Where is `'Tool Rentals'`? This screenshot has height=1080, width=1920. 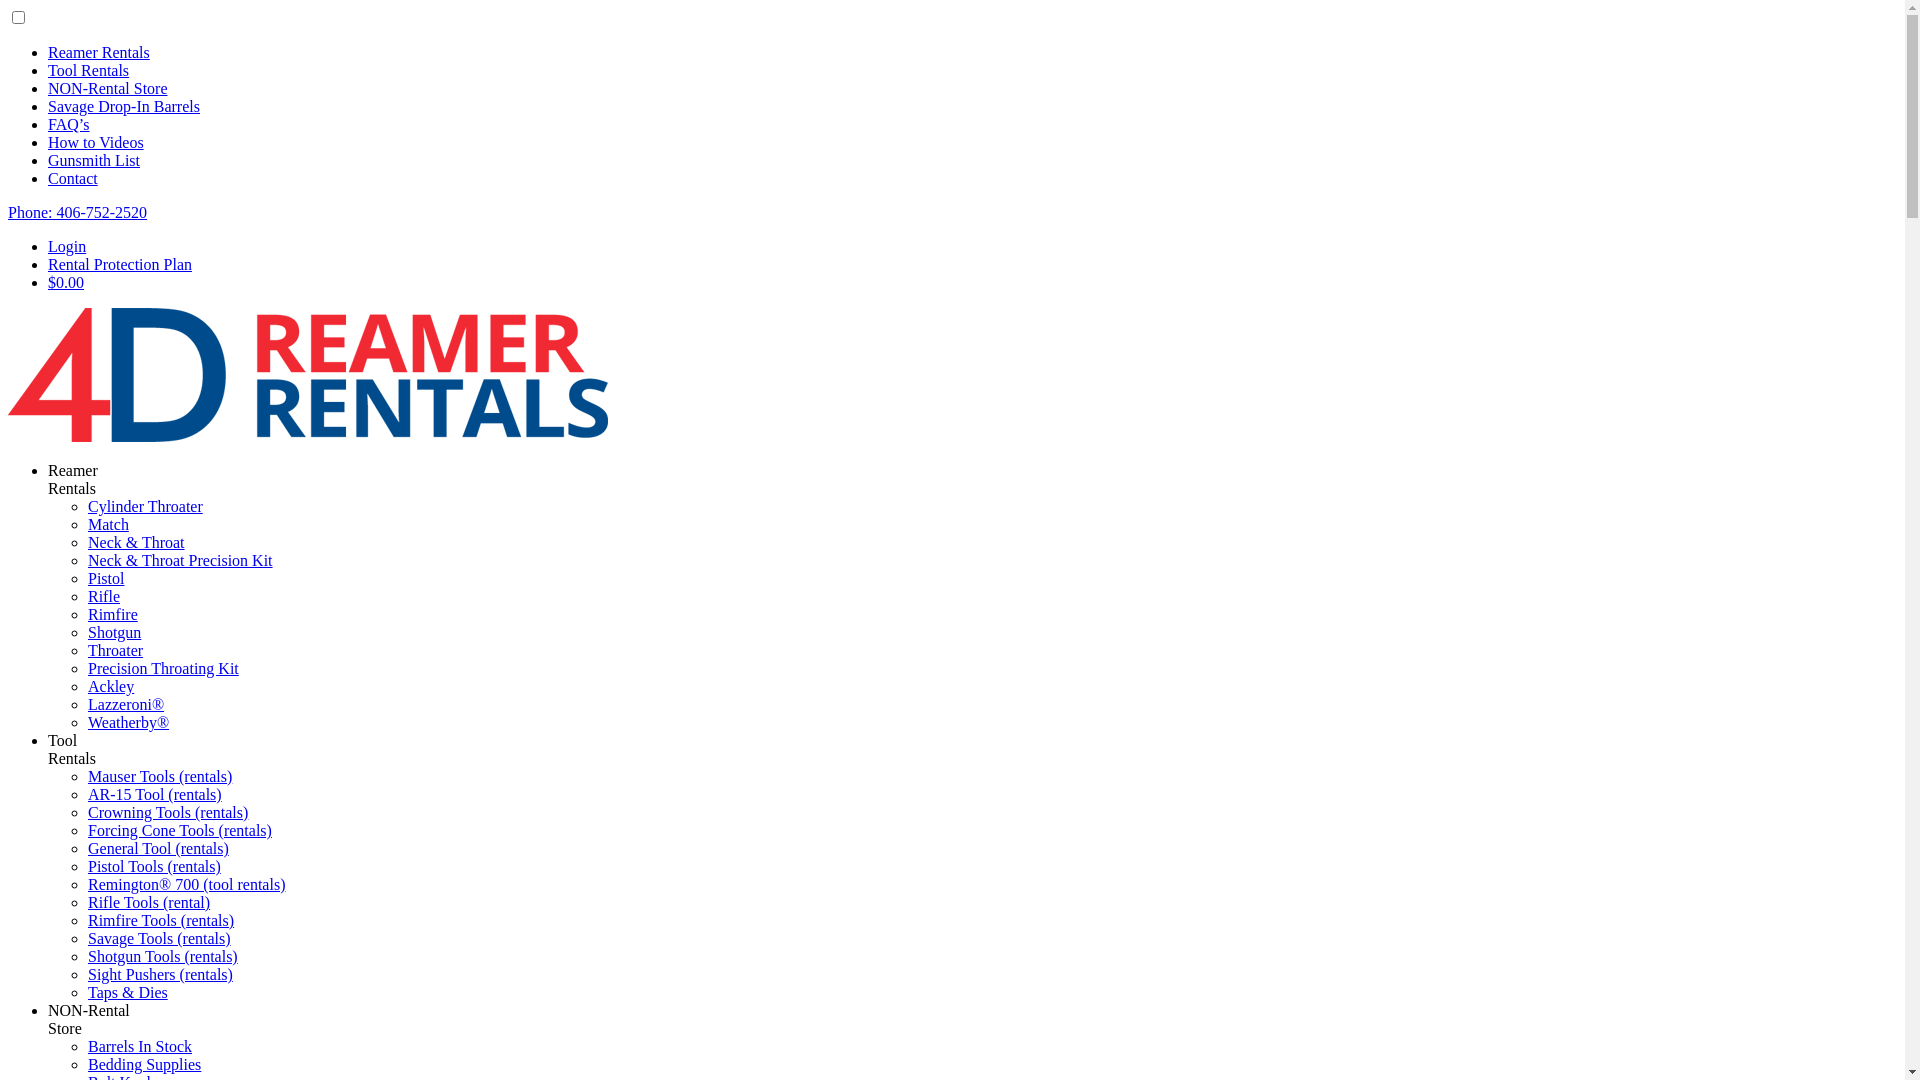 'Tool Rentals' is located at coordinates (87, 69).